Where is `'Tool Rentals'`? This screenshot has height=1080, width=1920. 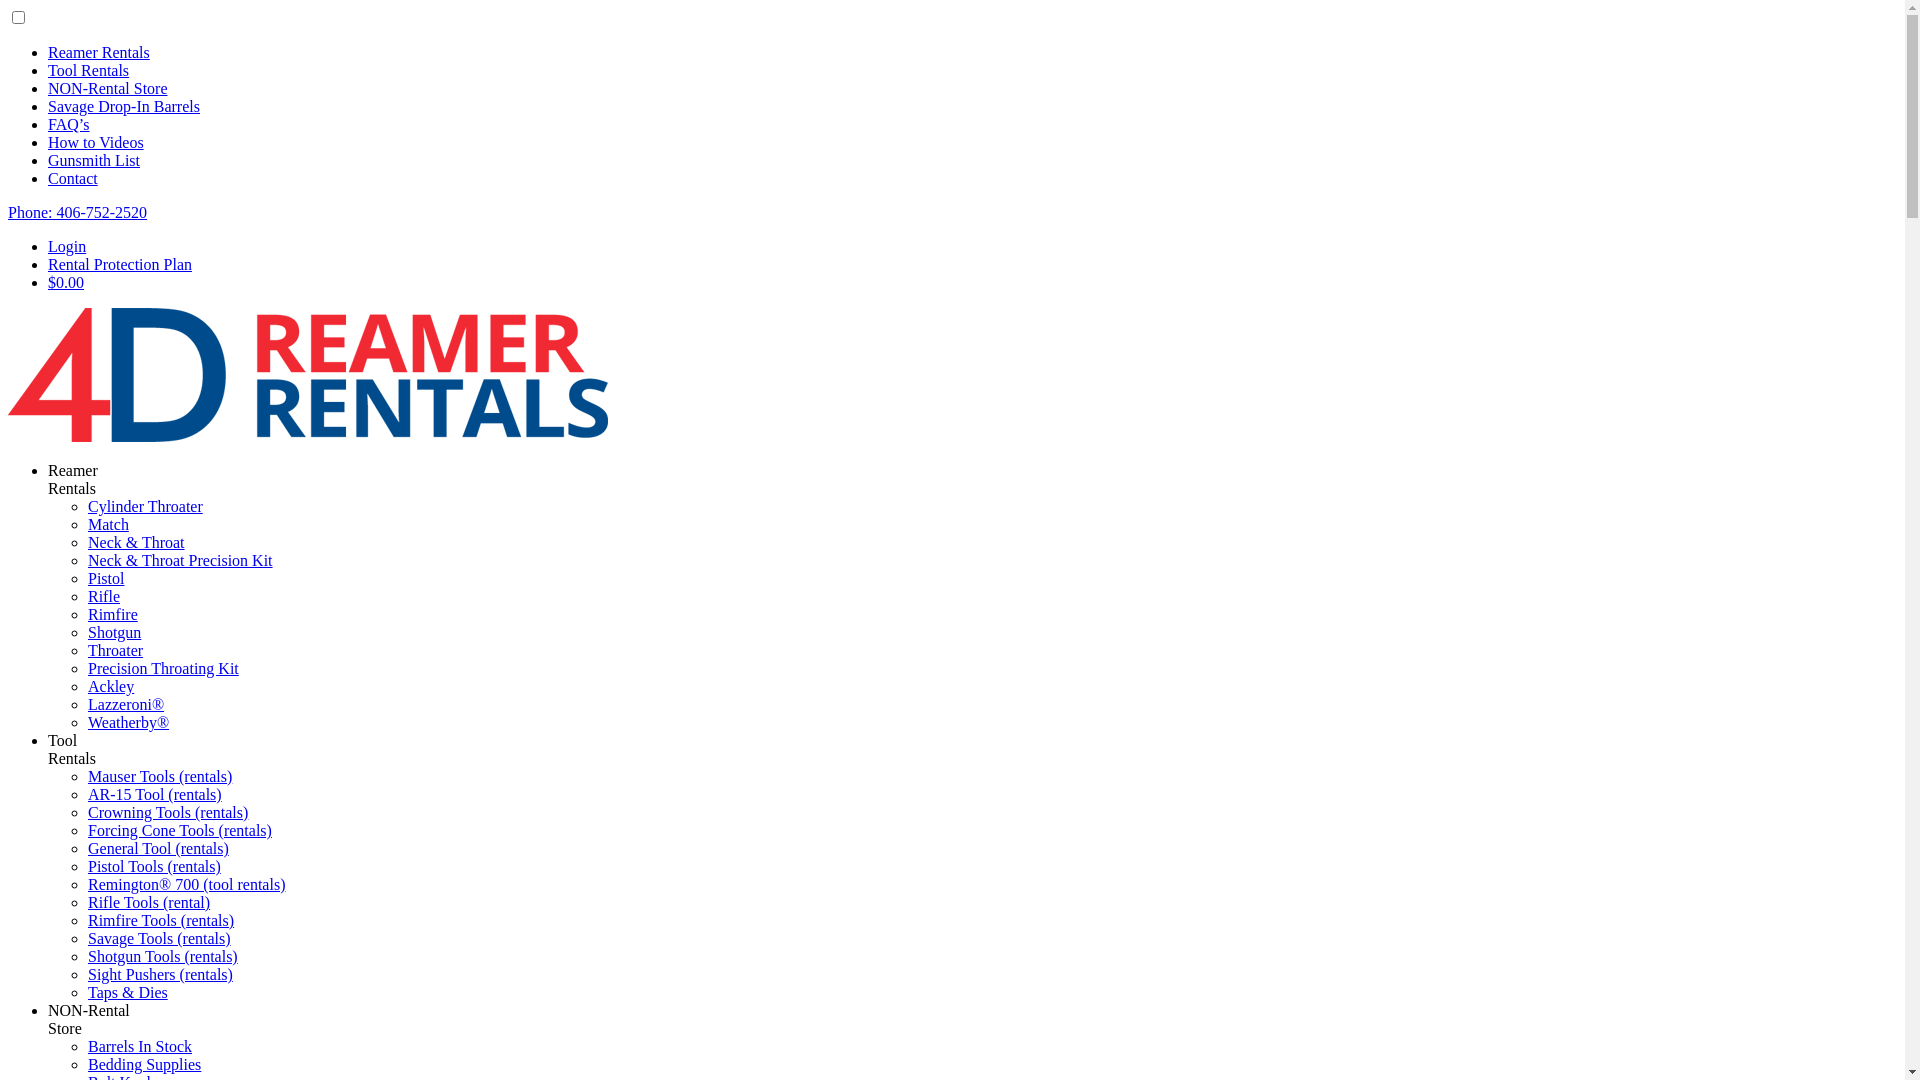 'Tool Rentals' is located at coordinates (87, 69).